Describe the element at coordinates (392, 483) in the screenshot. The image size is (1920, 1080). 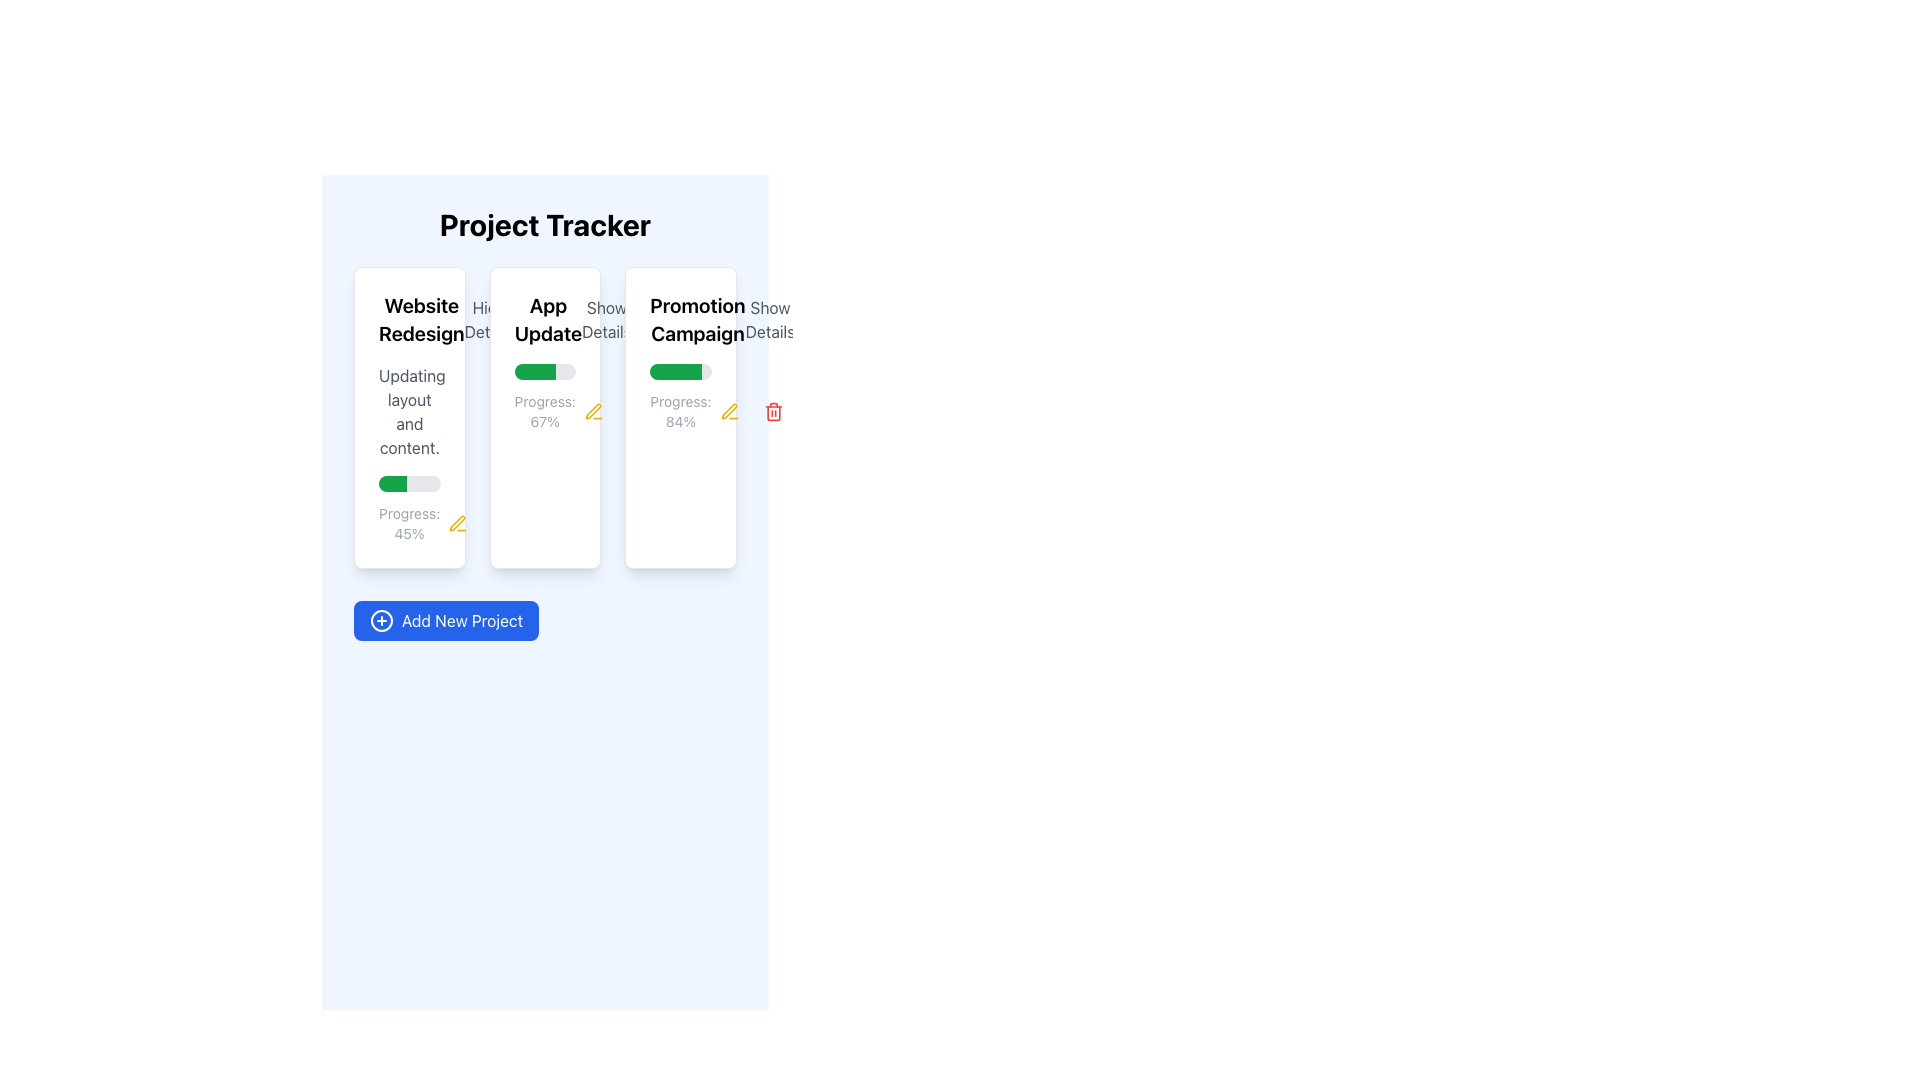
I see `changes in the completion percentage of the progress bar located at the bottom of the 'Website Redesign' card, which currently shows 45% completion with a green-filled section` at that location.